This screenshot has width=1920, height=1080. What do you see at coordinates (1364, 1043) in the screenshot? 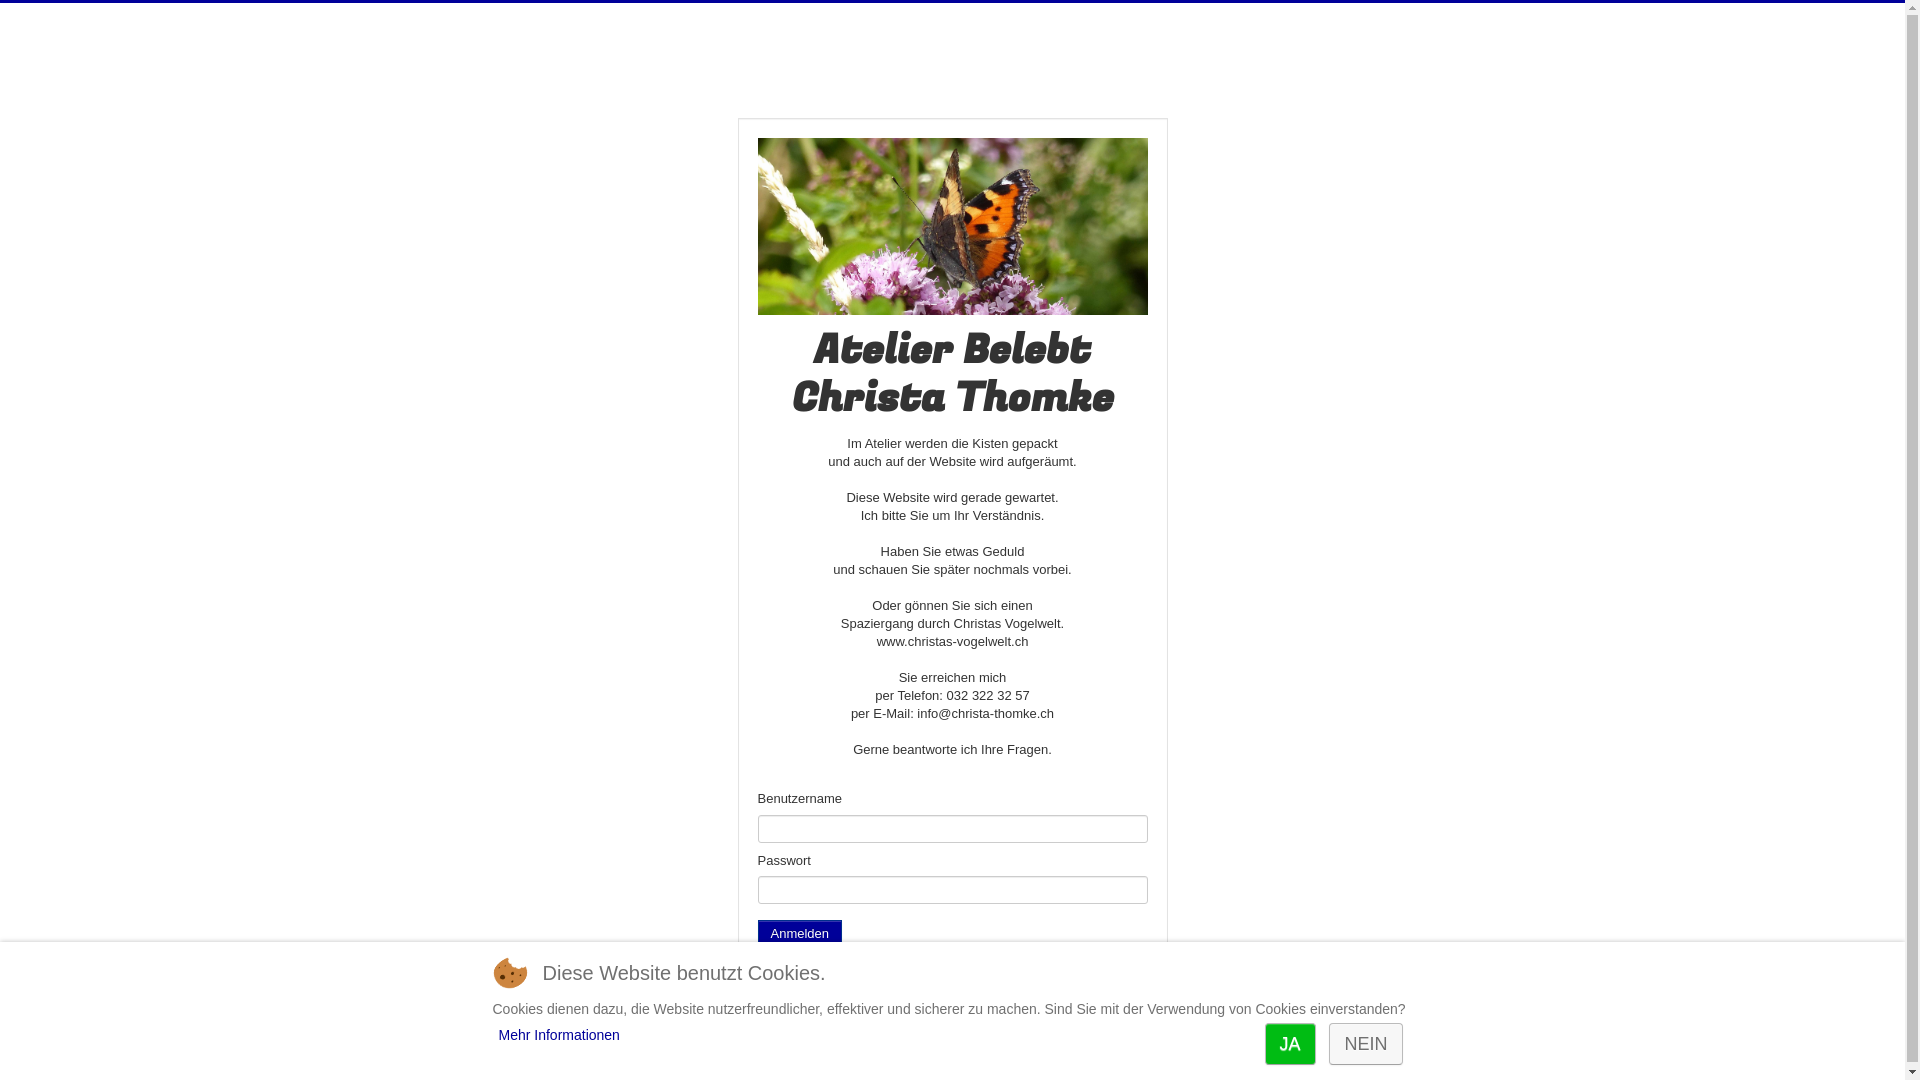
I see `'NEIN'` at bounding box center [1364, 1043].